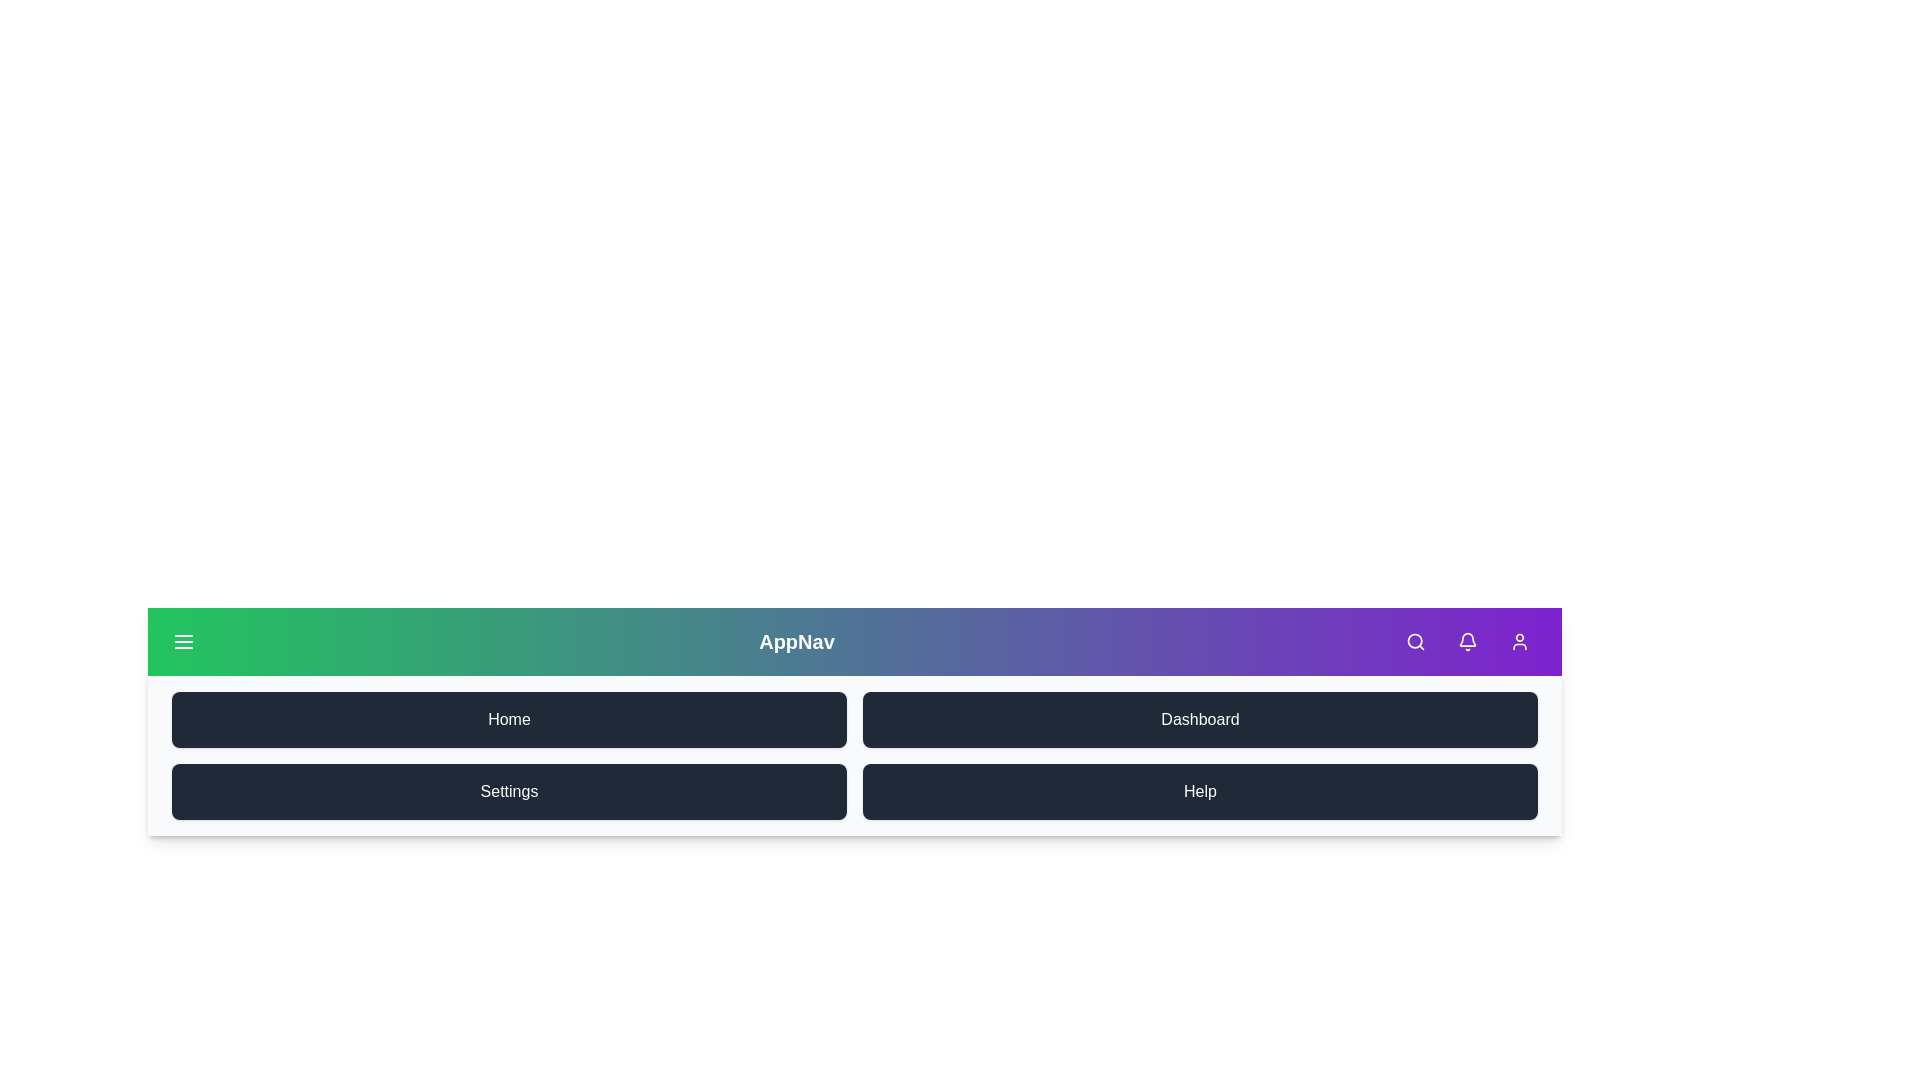 The image size is (1920, 1080). What do you see at coordinates (509, 720) in the screenshot?
I see `the menu item Home by clicking on it` at bounding box center [509, 720].